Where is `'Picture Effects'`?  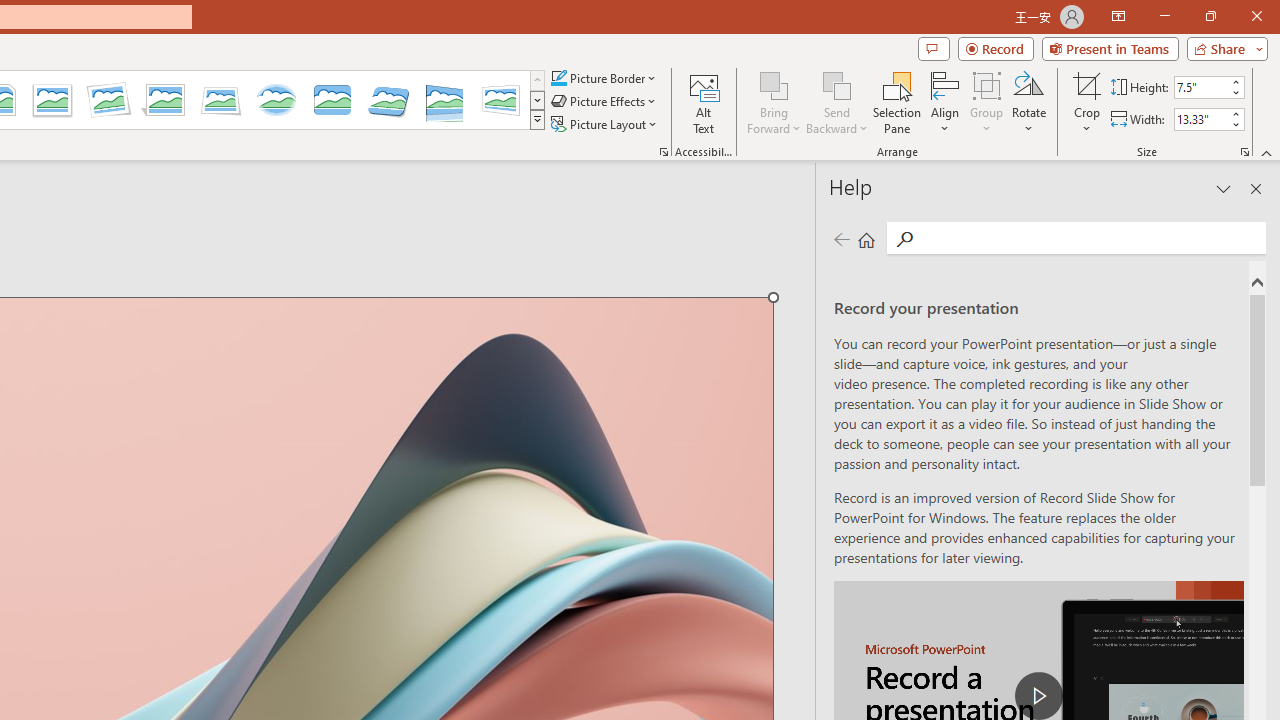 'Picture Effects' is located at coordinates (604, 101).